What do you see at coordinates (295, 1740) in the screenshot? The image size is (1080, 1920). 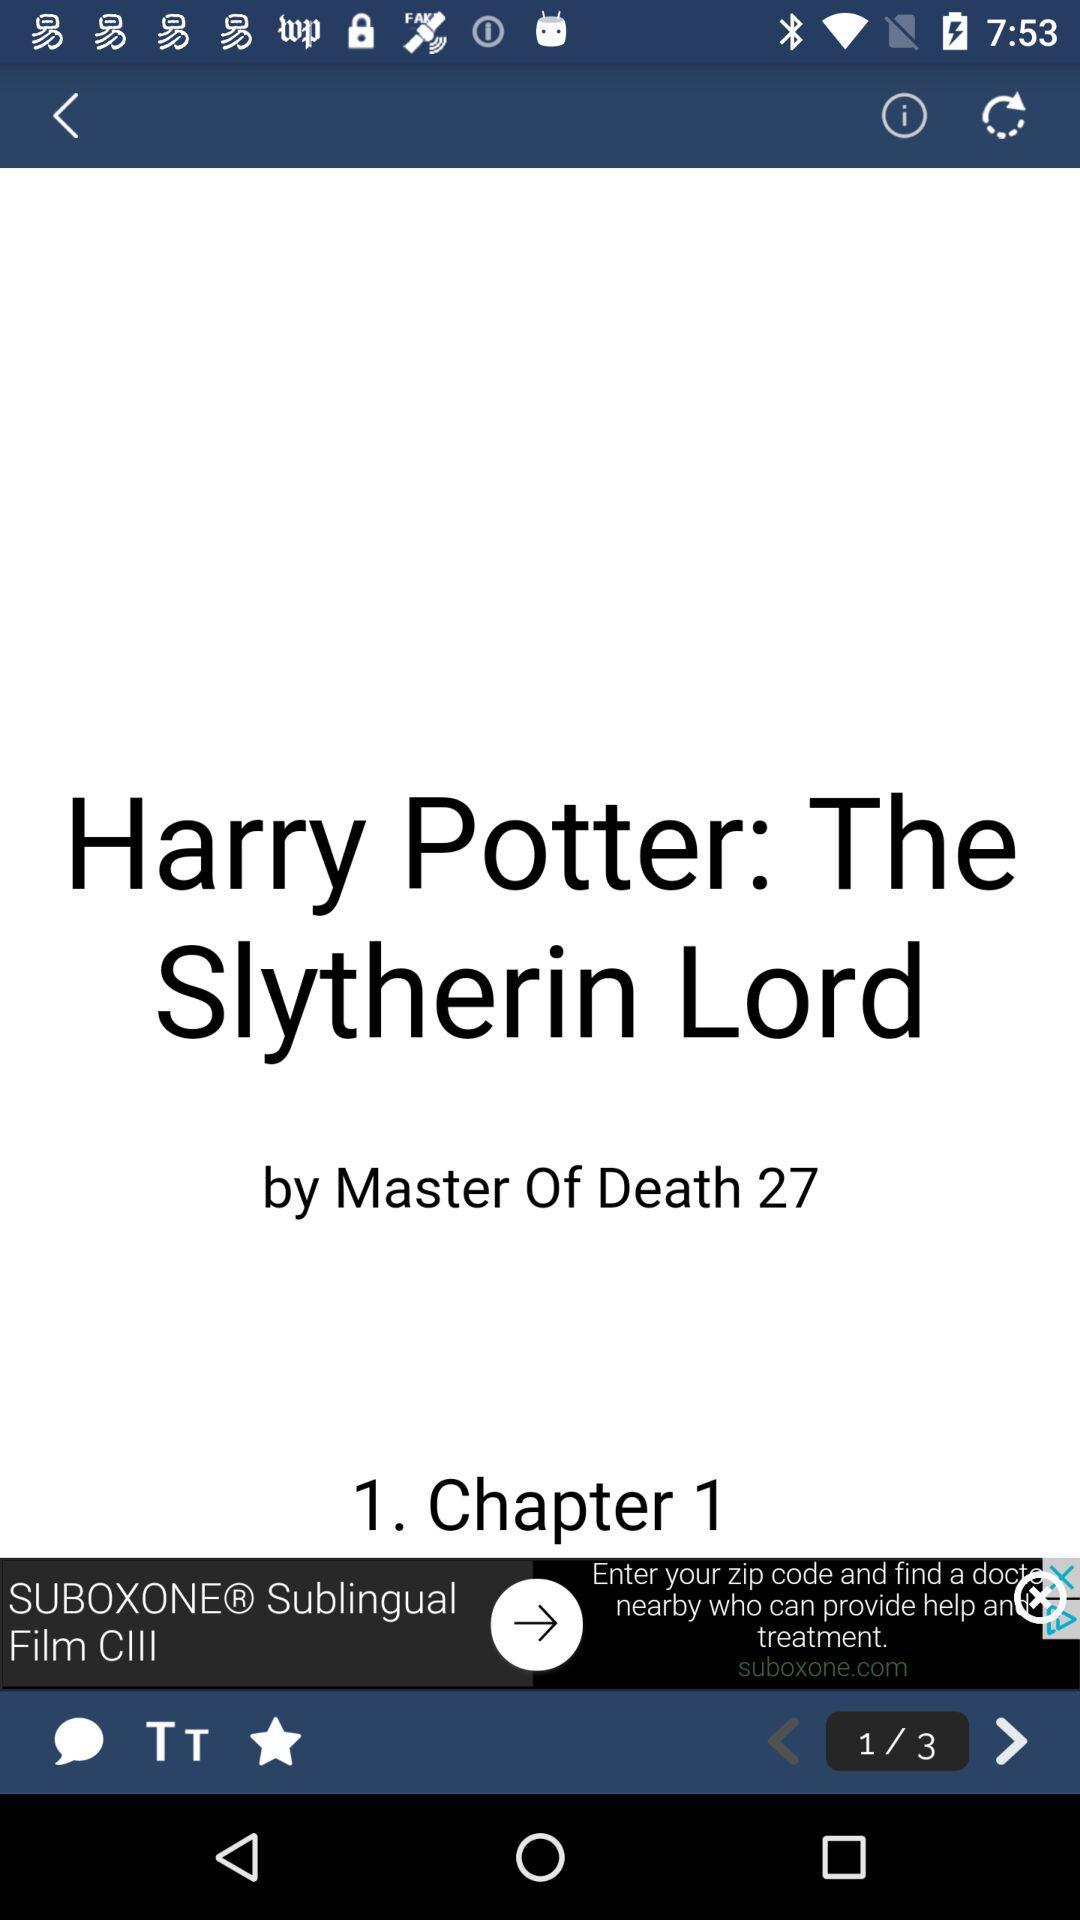 I see `to favourite list` at bounding box center [295, 1740].